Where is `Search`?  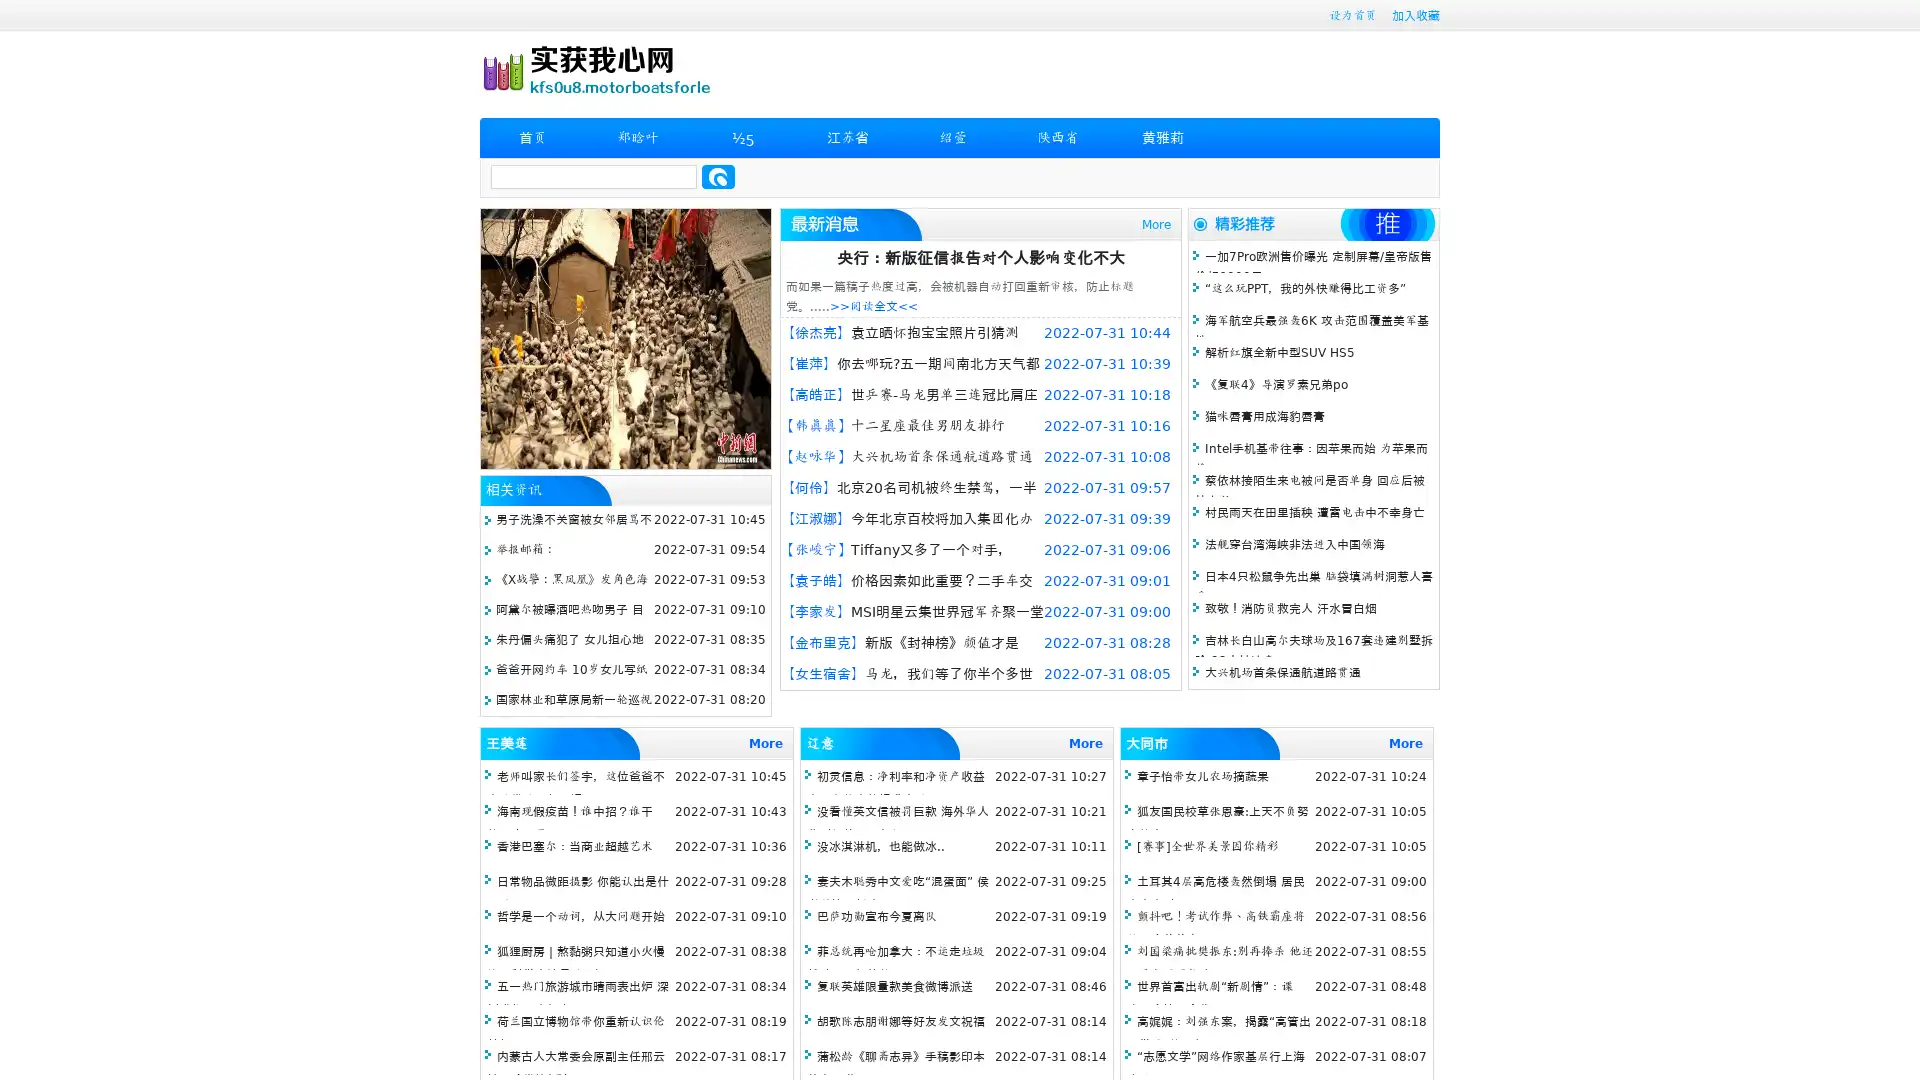 Search is located at coordinates (718, 176).